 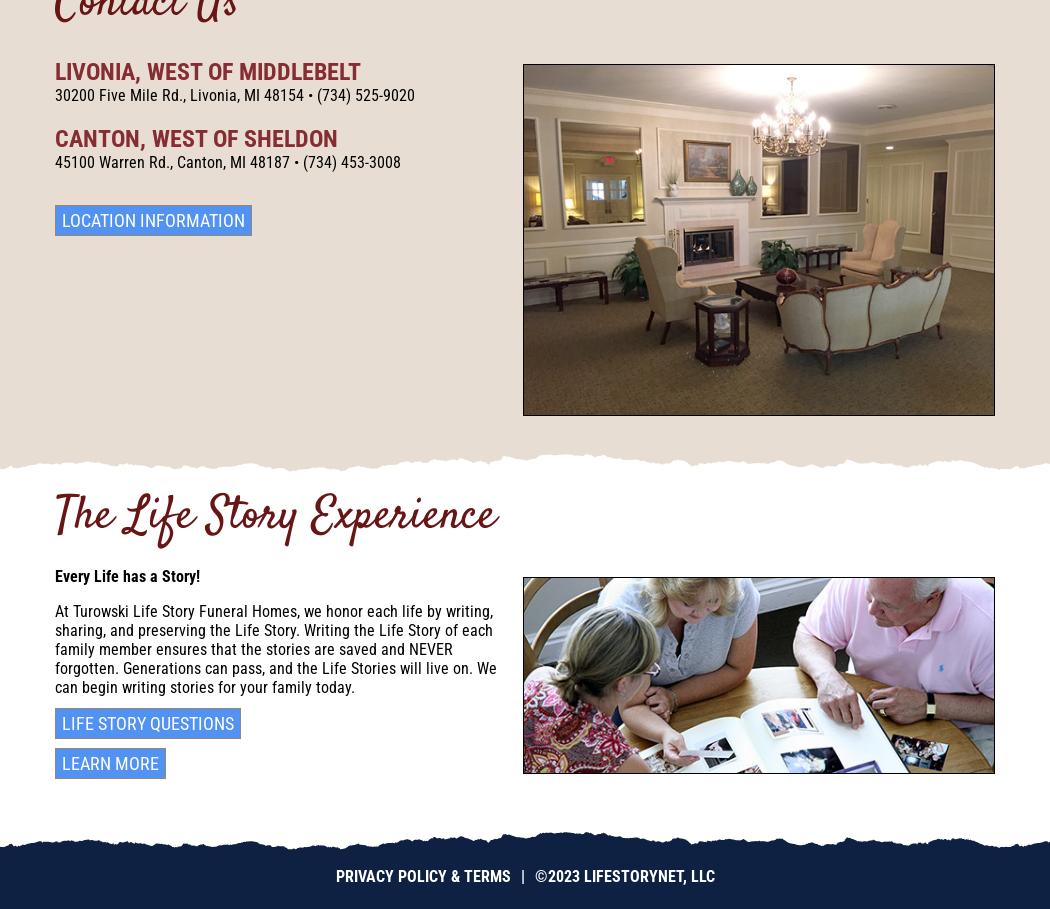 I want to click on '©2023 LifeStoryNet, LLC', so click(x=534, y=876).